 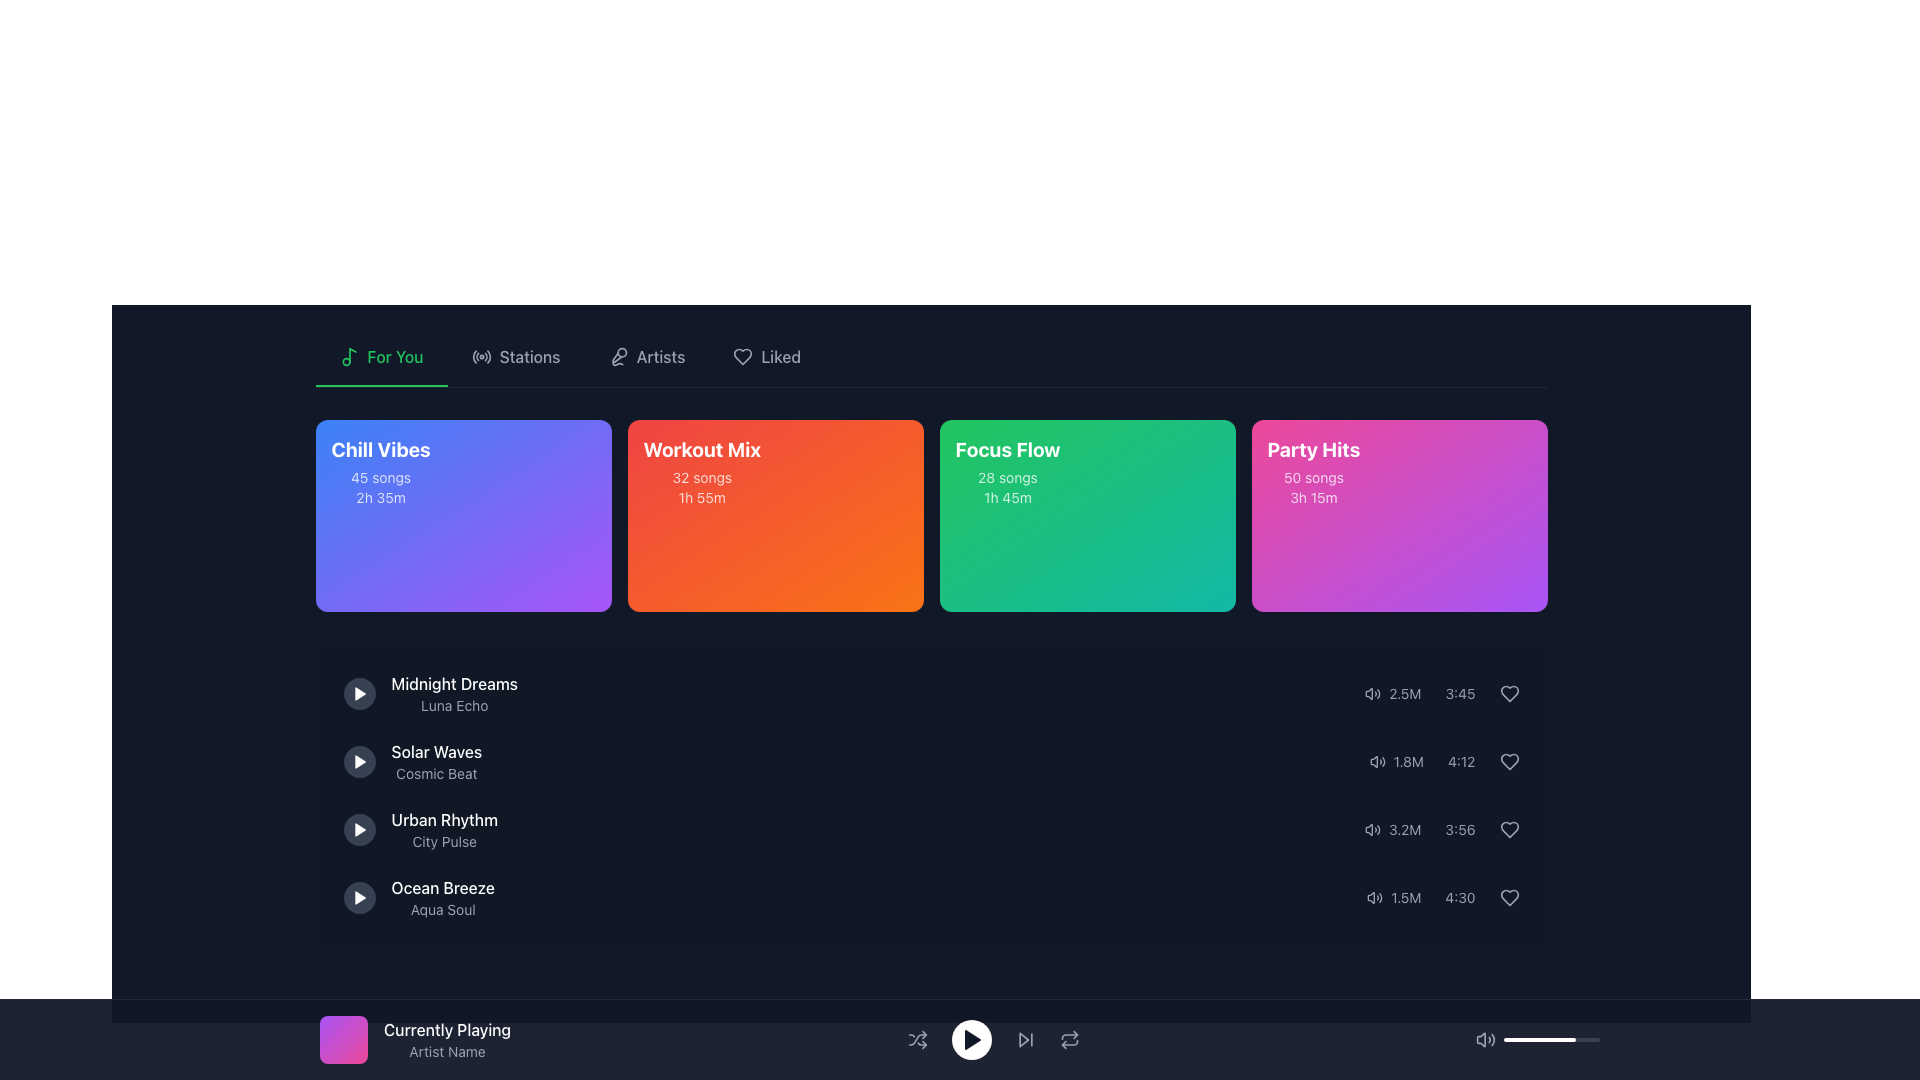 I want to click on the informational text label that communicates a numerical value, located beneath the 'Party Hits' card and aligned with other elements in the interface, so click(x=1407, y=762).